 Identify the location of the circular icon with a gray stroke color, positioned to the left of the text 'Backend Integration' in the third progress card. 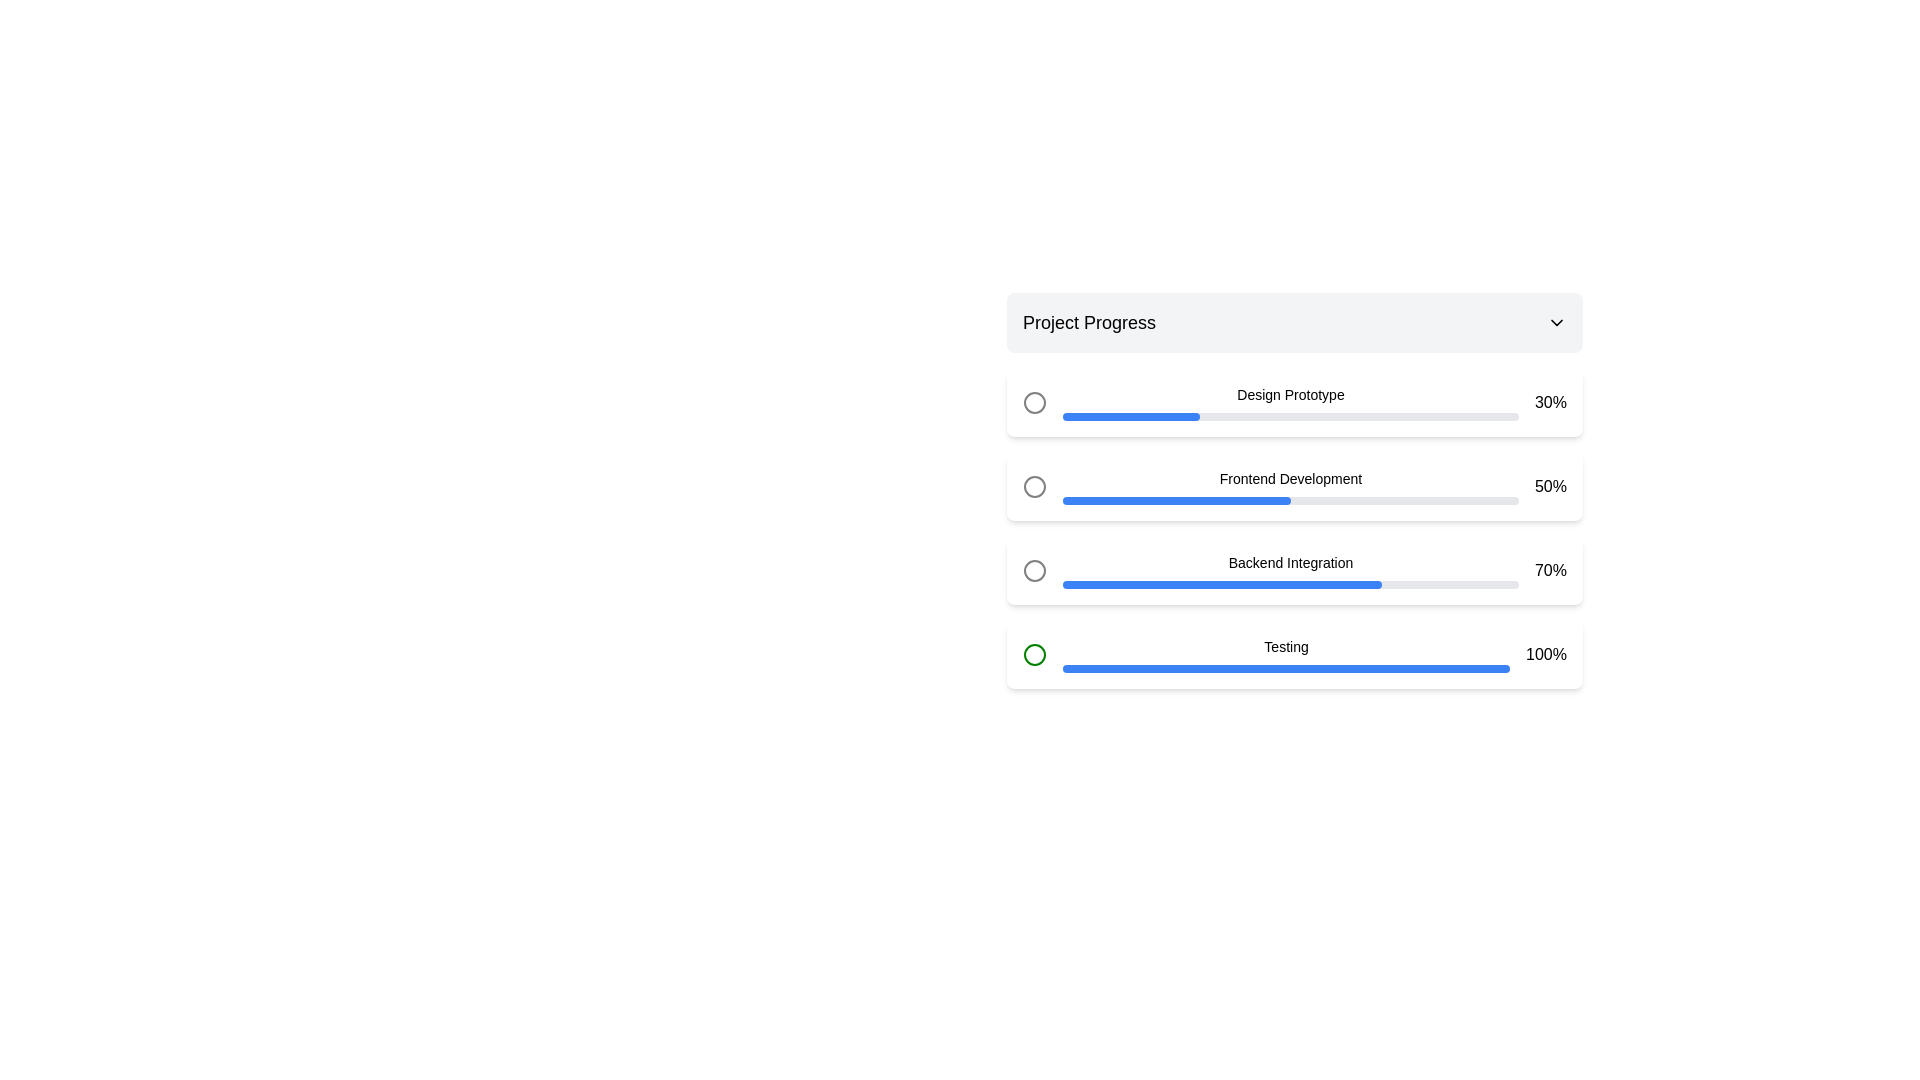
(1035, 570).